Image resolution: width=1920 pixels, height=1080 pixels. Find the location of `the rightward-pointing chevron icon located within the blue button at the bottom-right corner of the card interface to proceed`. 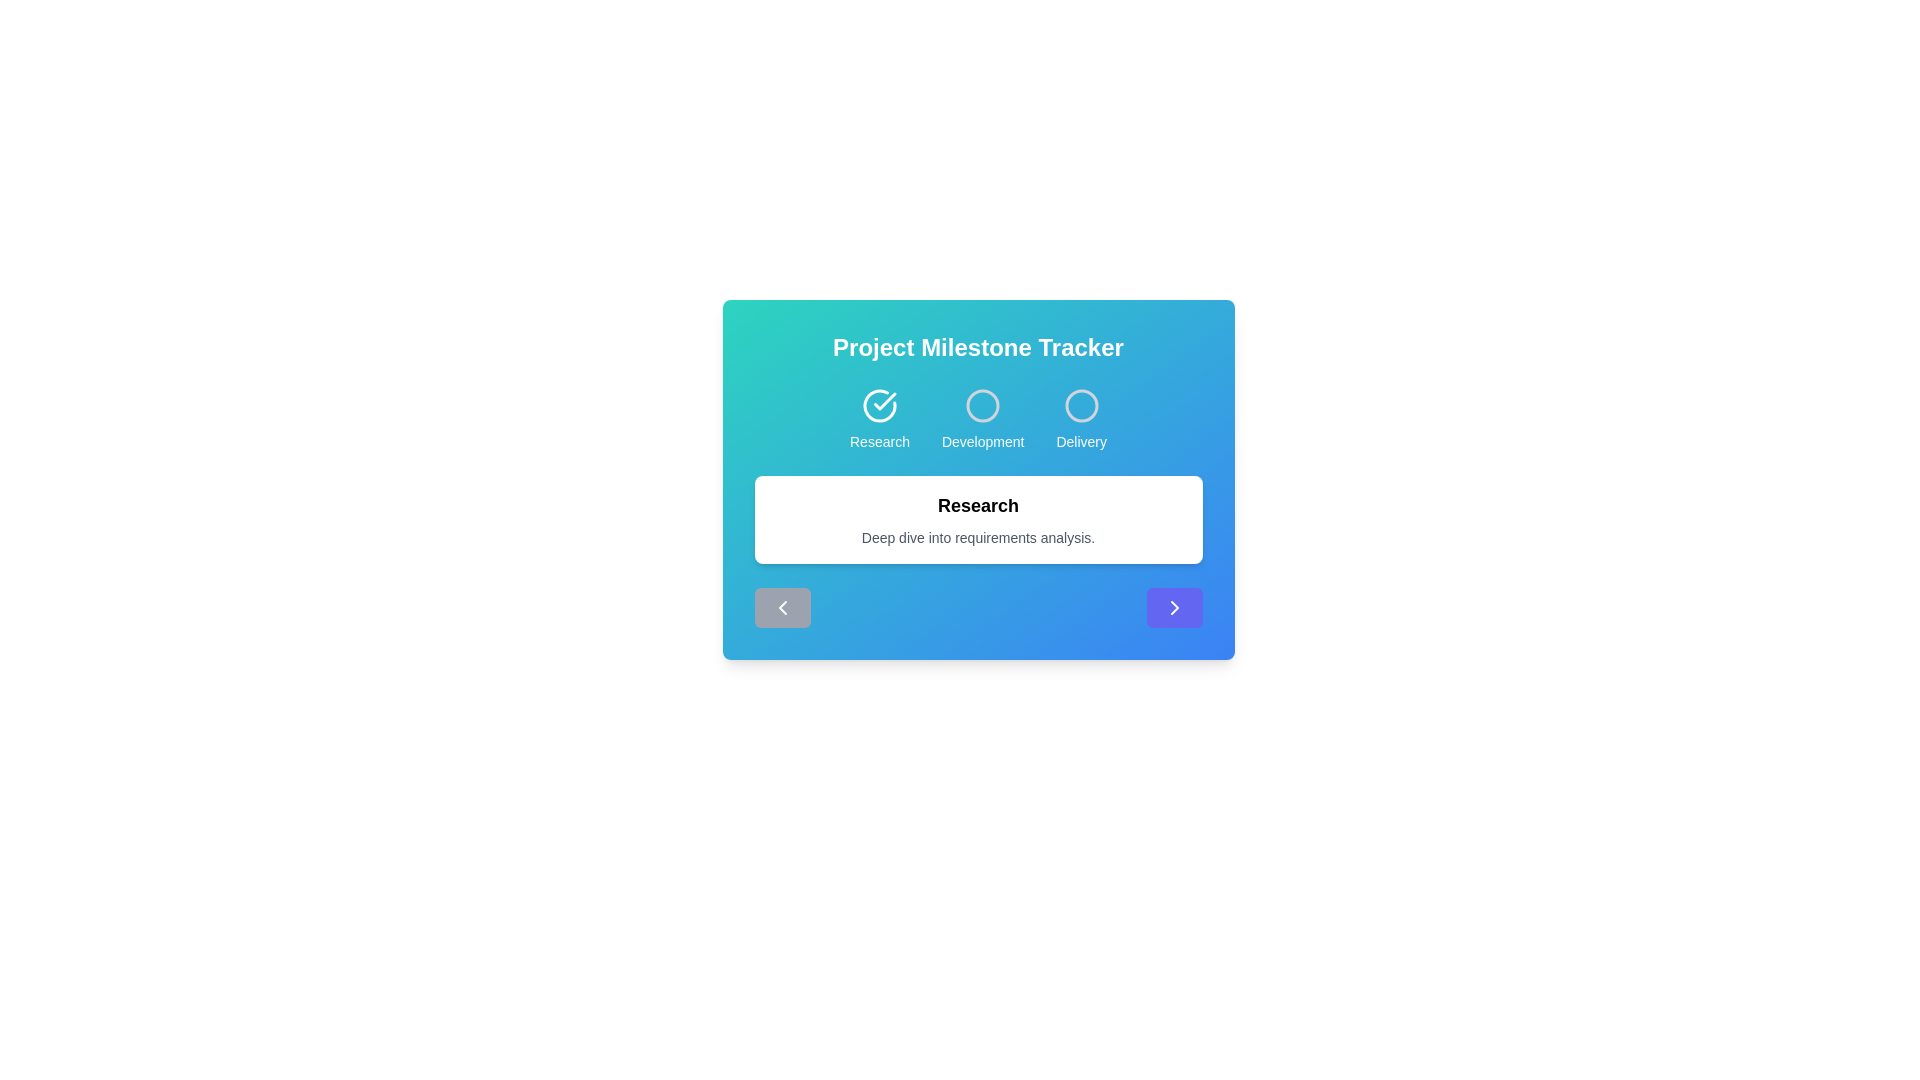

the rightward-pointing chevron icon located within the blue button at the bottom-right corner of the card interface to proceed is located at coordinates (1174, 607).